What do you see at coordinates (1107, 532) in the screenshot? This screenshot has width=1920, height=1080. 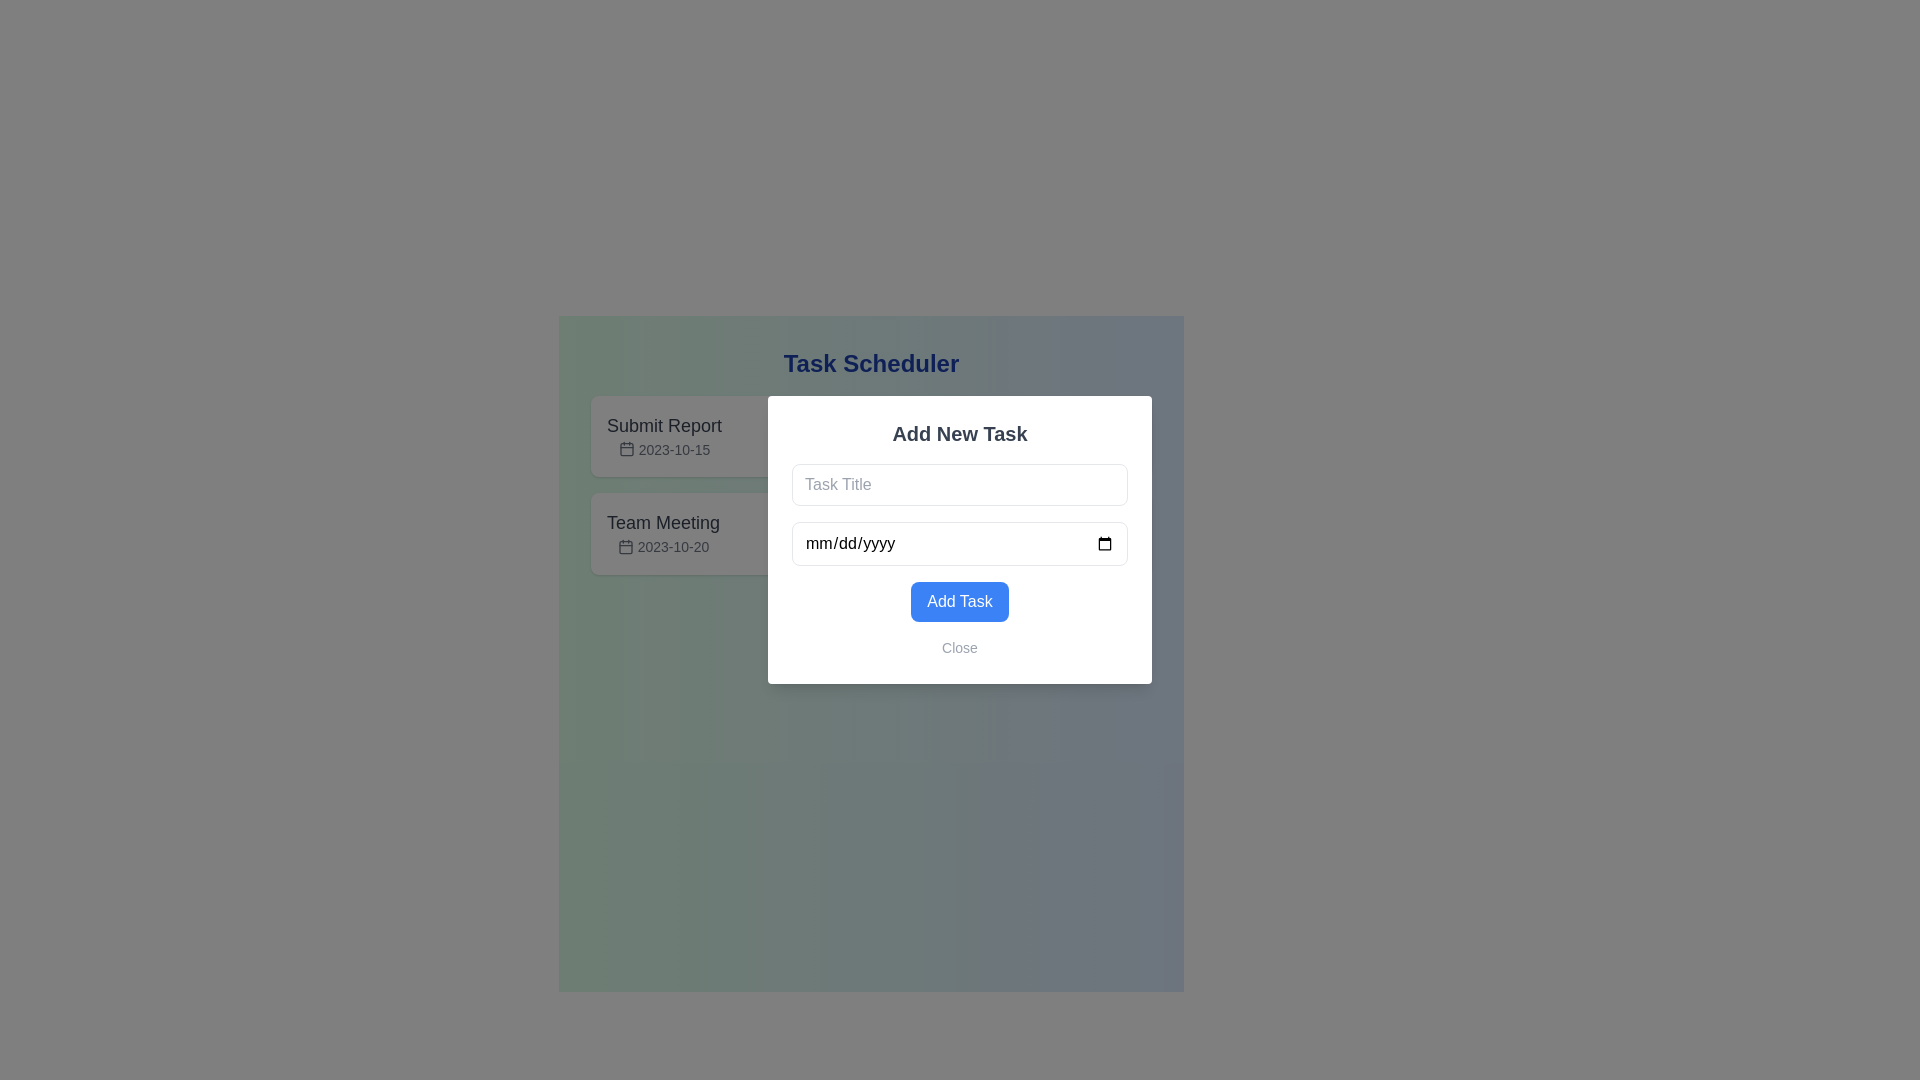 I see `the checkmark icon rendered in SVG format, located inside the green action button in the 'Add New Task' modal, positioned towards the right side` at bounding box center [1107, 532].